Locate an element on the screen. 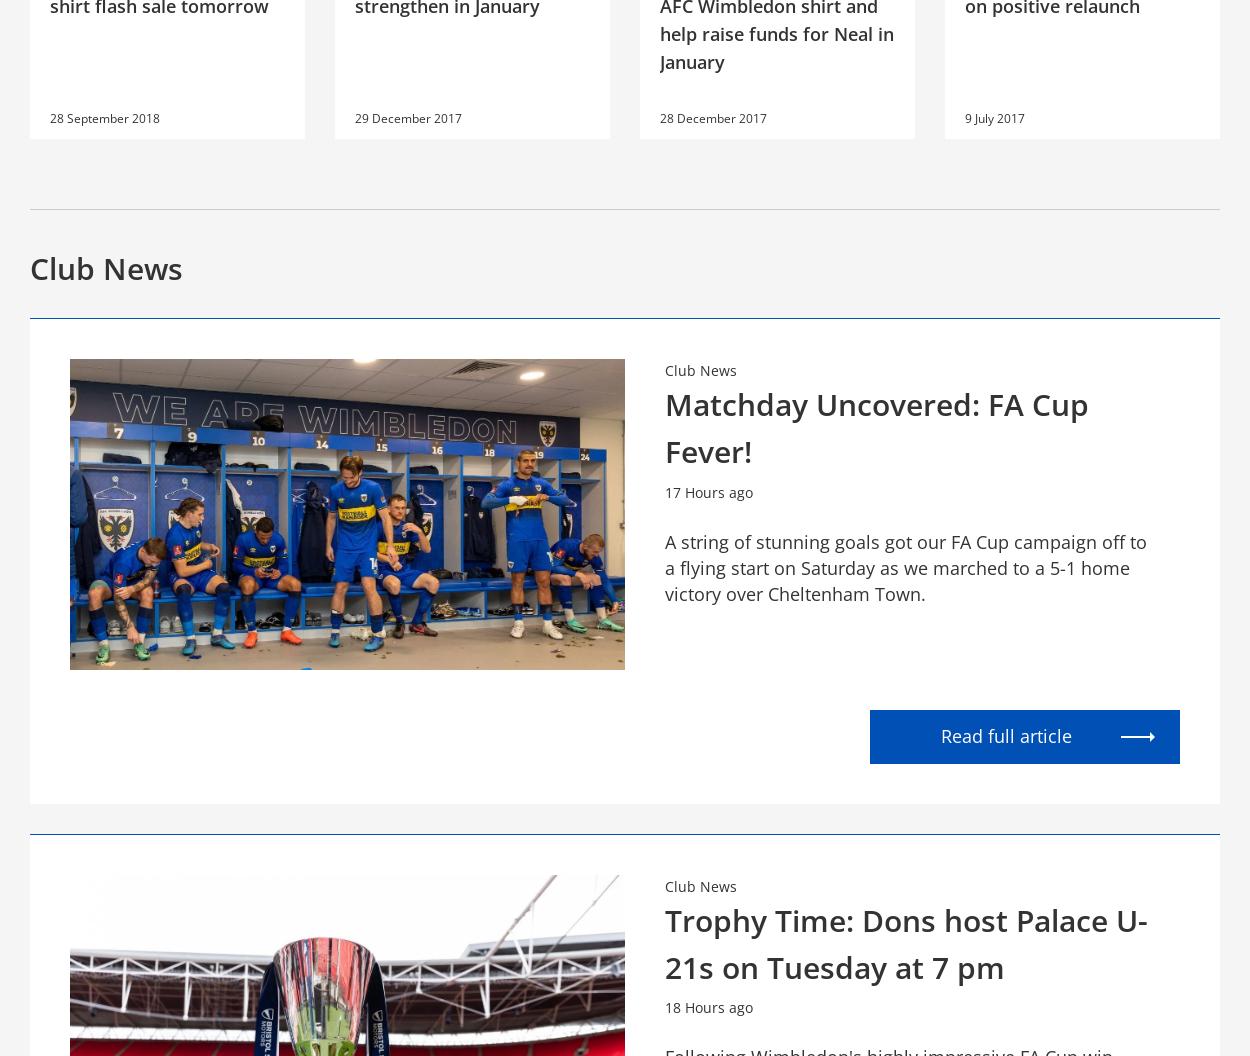 This screenshot has height=1056, width=1250. 'Read full article' is located at coordinates (940, 733).